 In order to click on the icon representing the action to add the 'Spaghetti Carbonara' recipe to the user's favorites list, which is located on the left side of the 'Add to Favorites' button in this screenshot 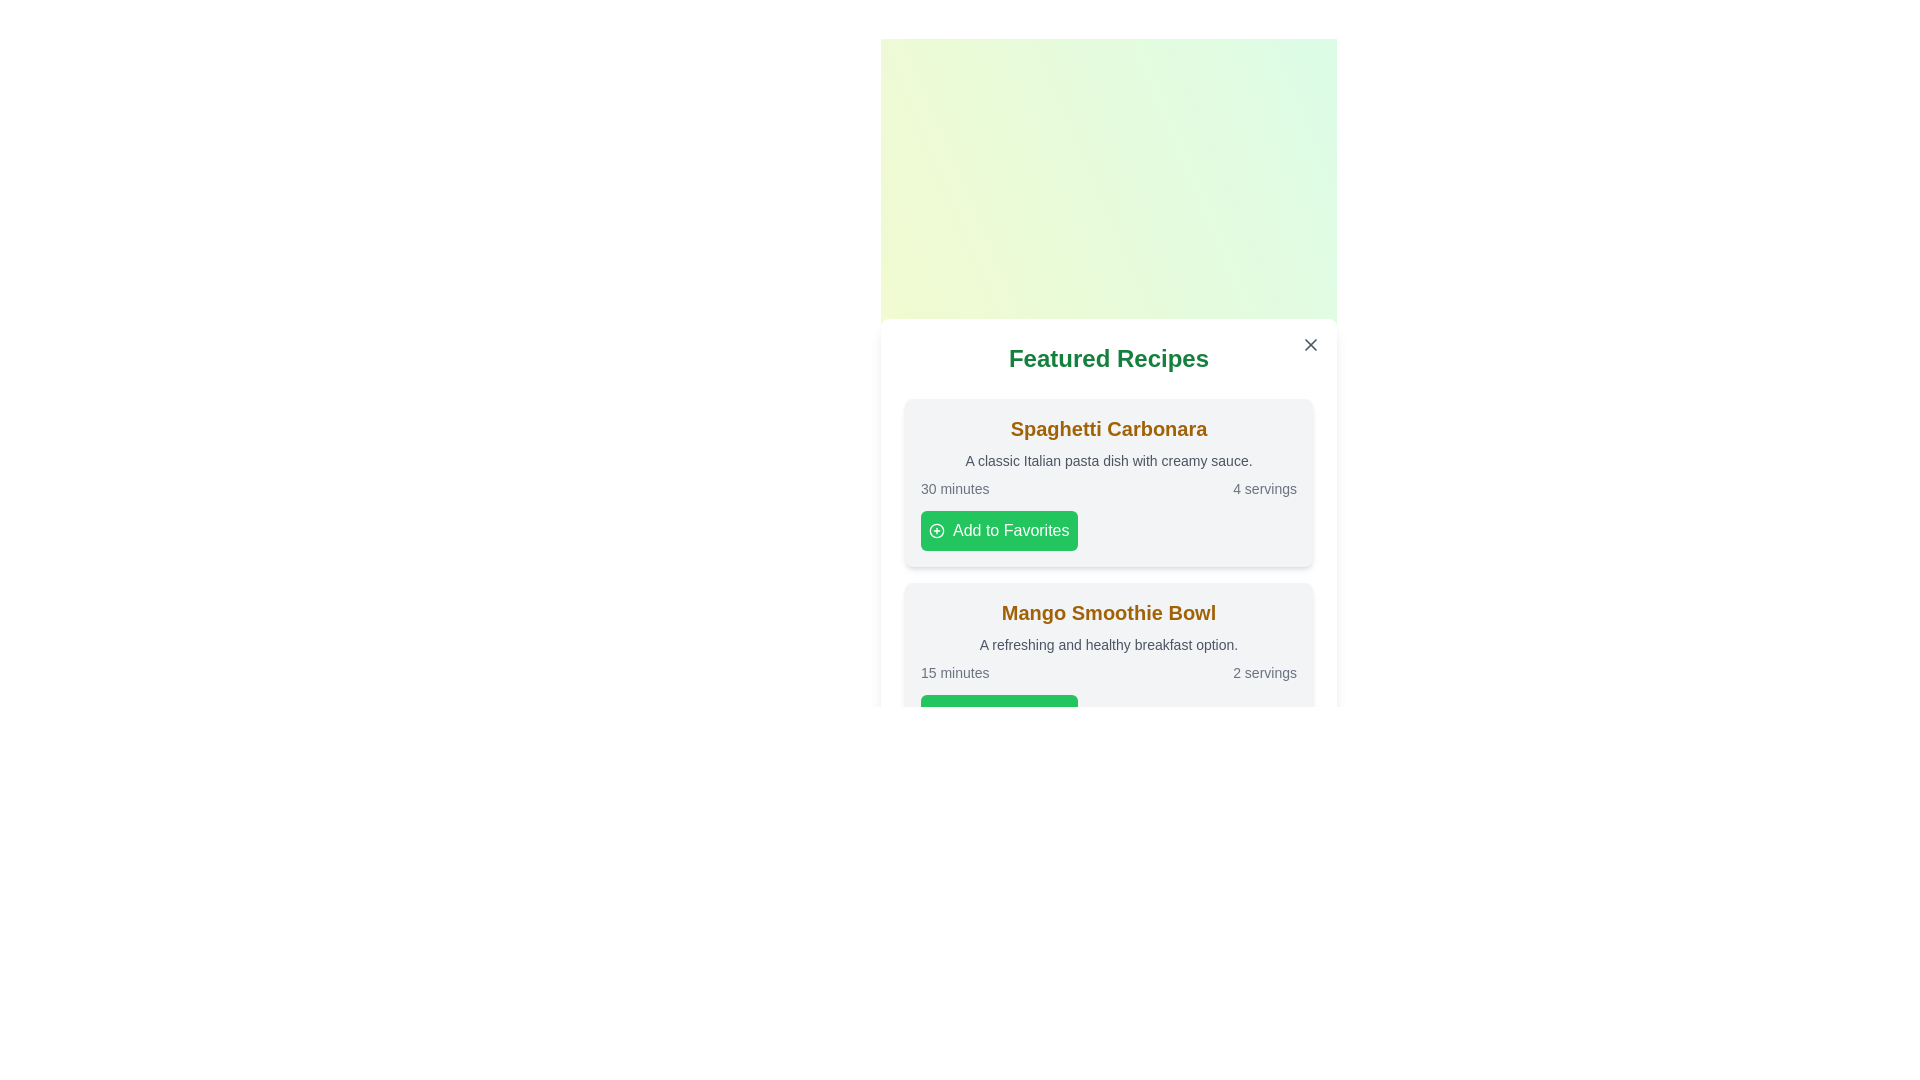, I will do `click(935, 530)`.